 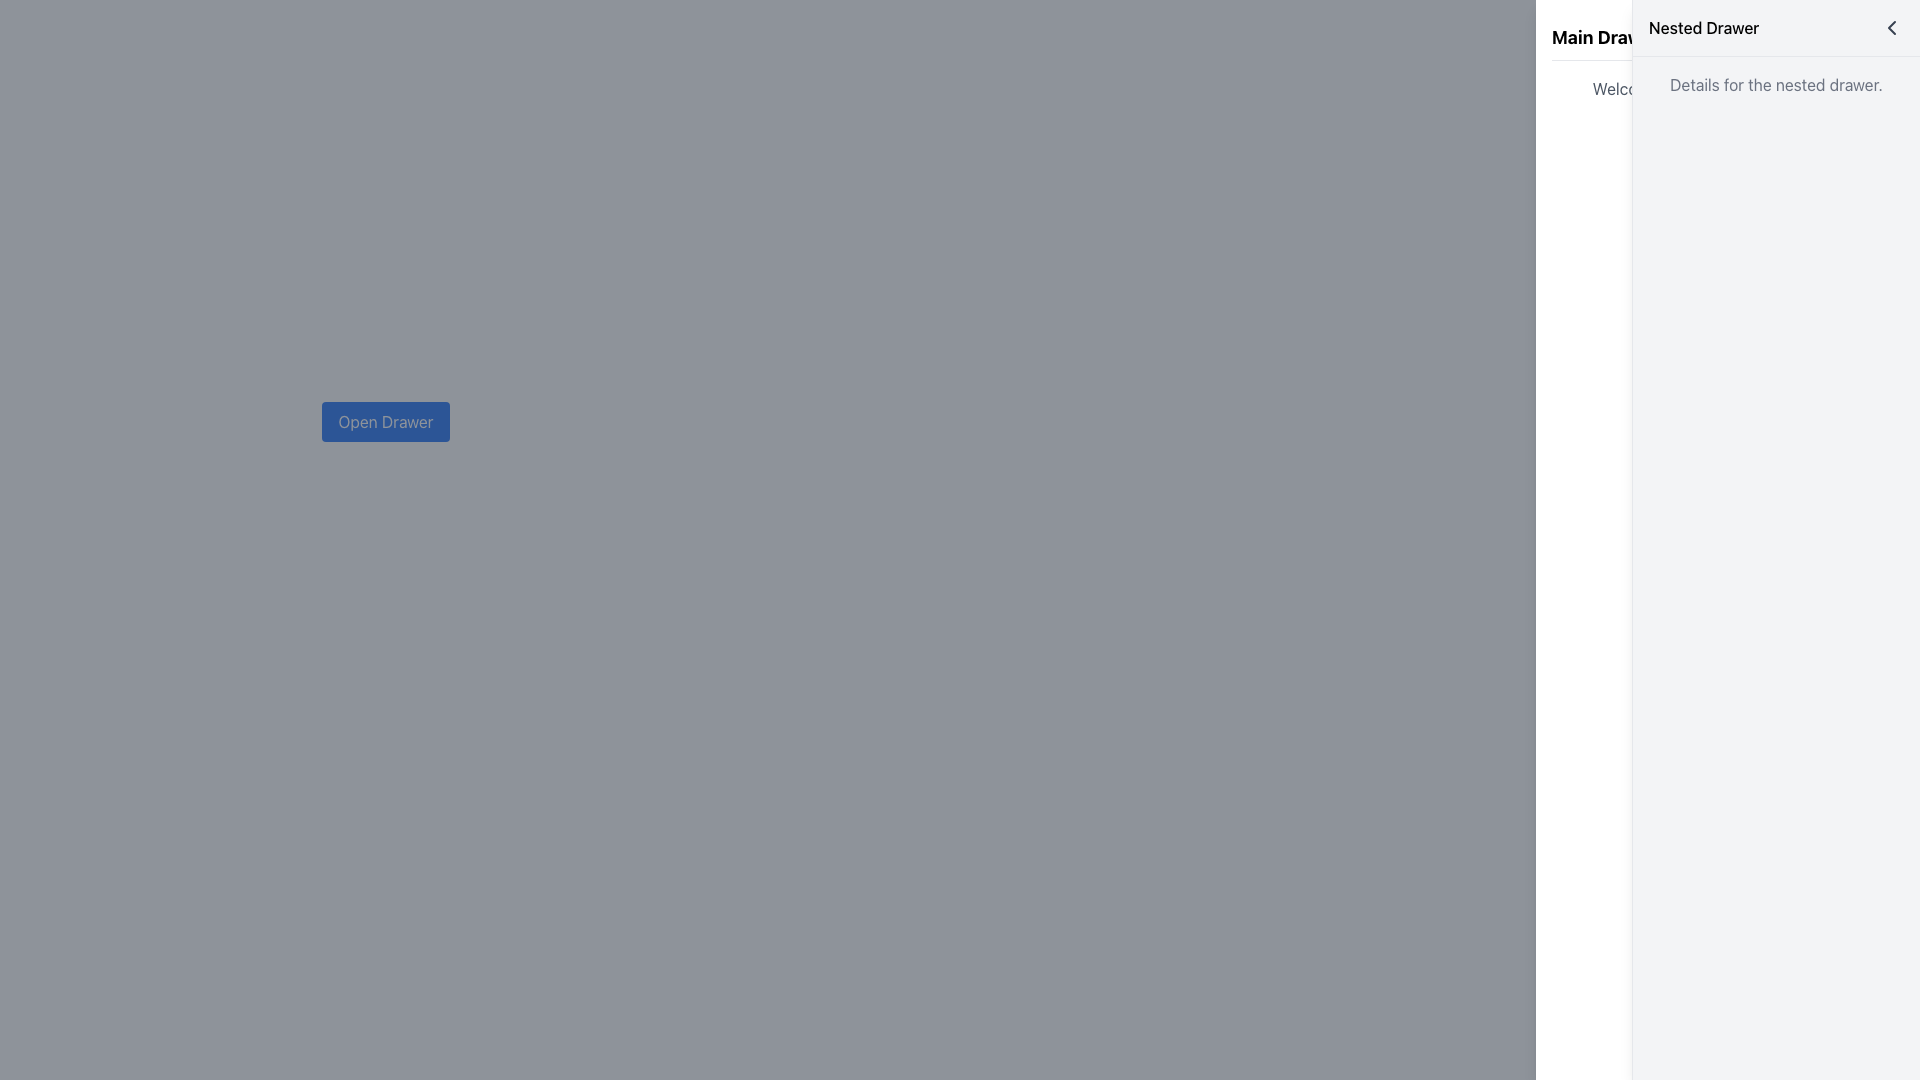 What do you see at coordinates (1890, 38) in the screenshot?
I see `the bottom-left to top-right diagonal line of the close icon in the top-right corner of the Nested Drawer interface` at bounding box center [1890, 38].